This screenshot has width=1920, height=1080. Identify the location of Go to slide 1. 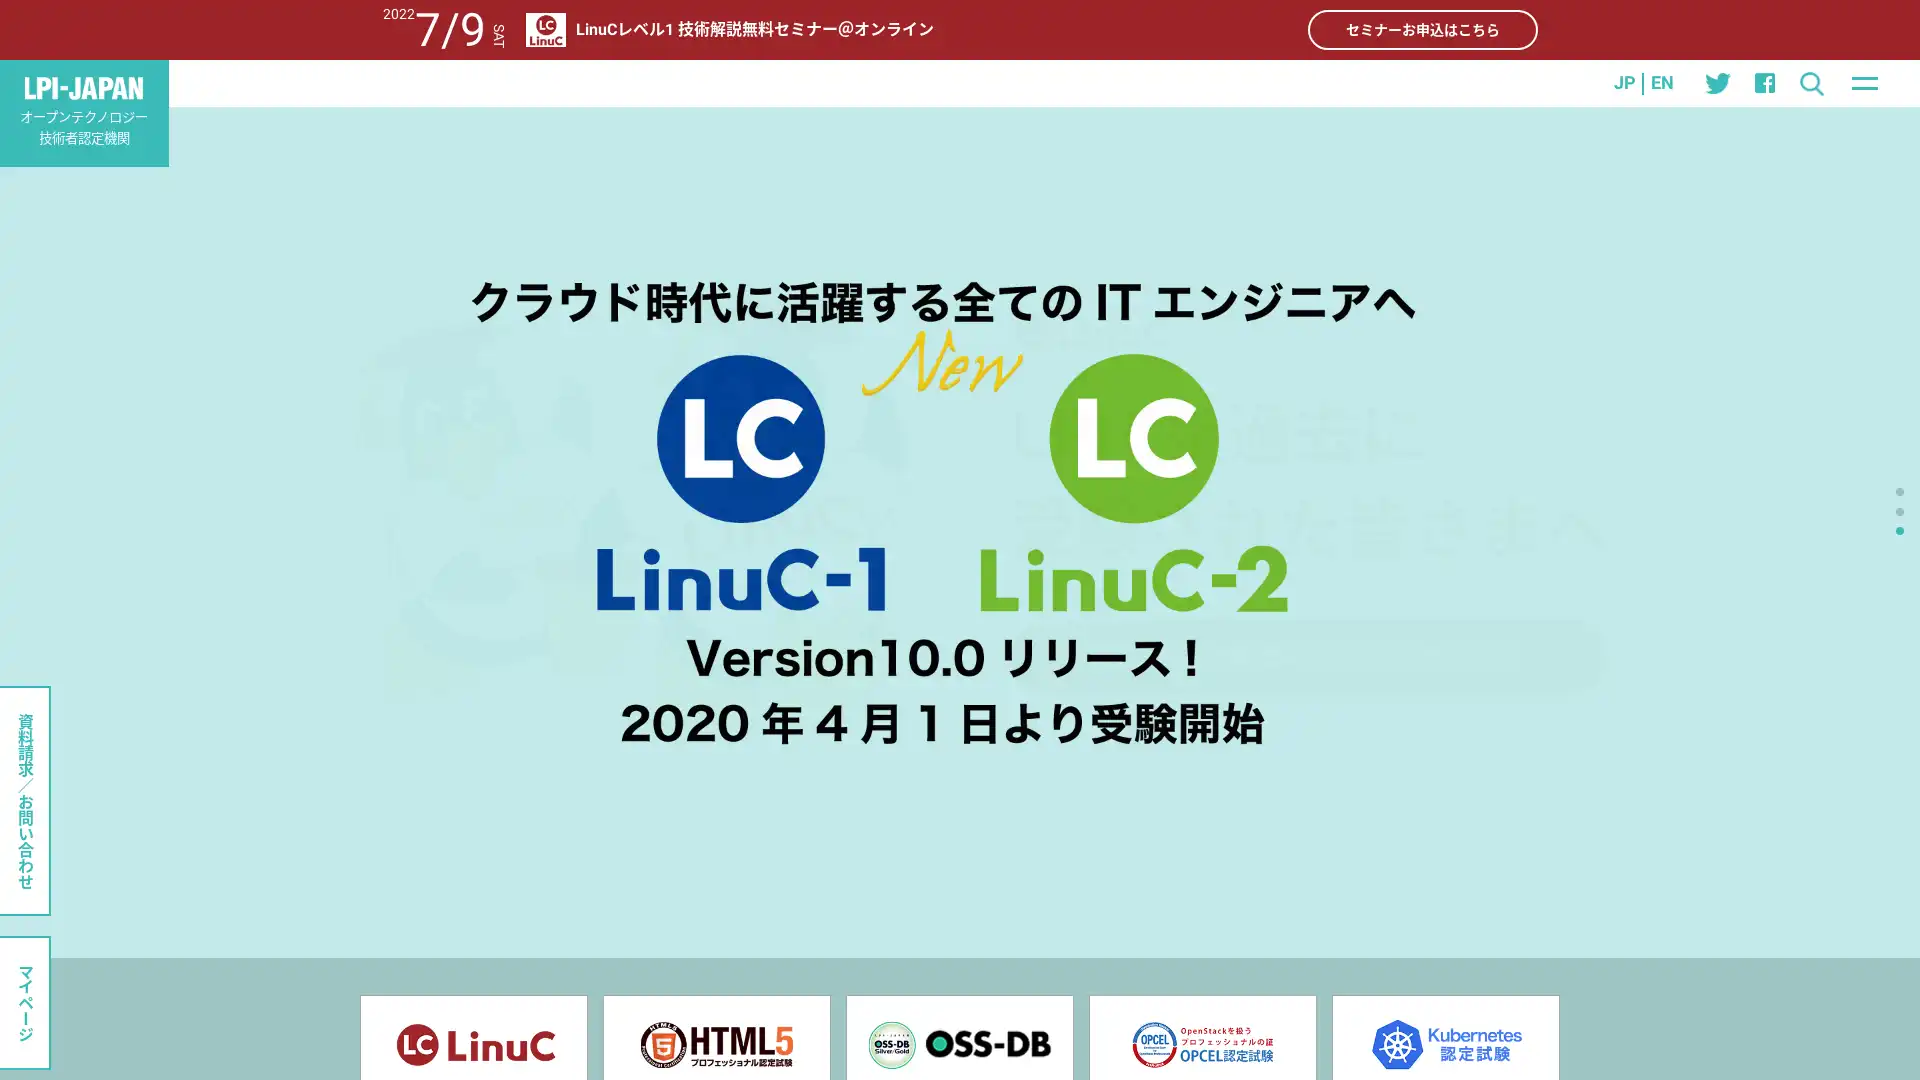
(1899, 492).